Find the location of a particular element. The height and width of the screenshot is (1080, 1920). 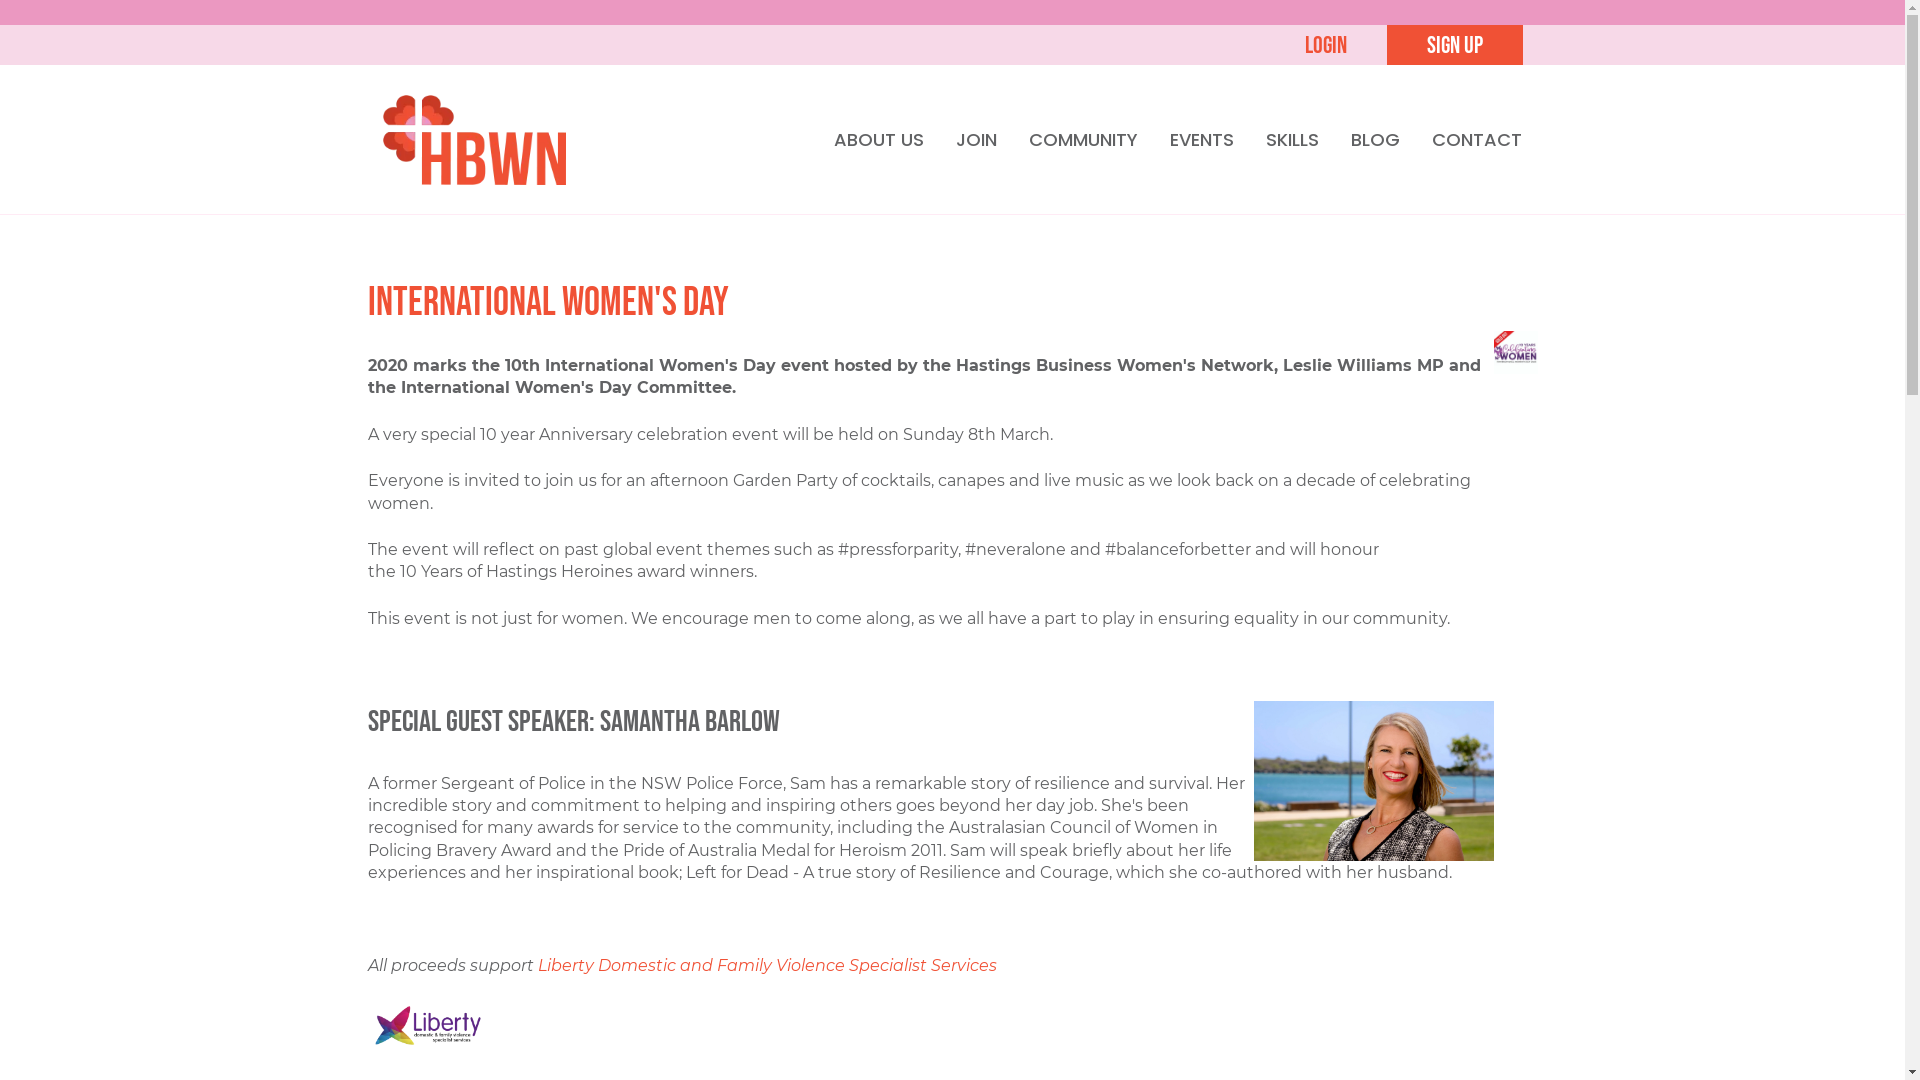

'EVENTS' is located at coordinates (1200, 138).